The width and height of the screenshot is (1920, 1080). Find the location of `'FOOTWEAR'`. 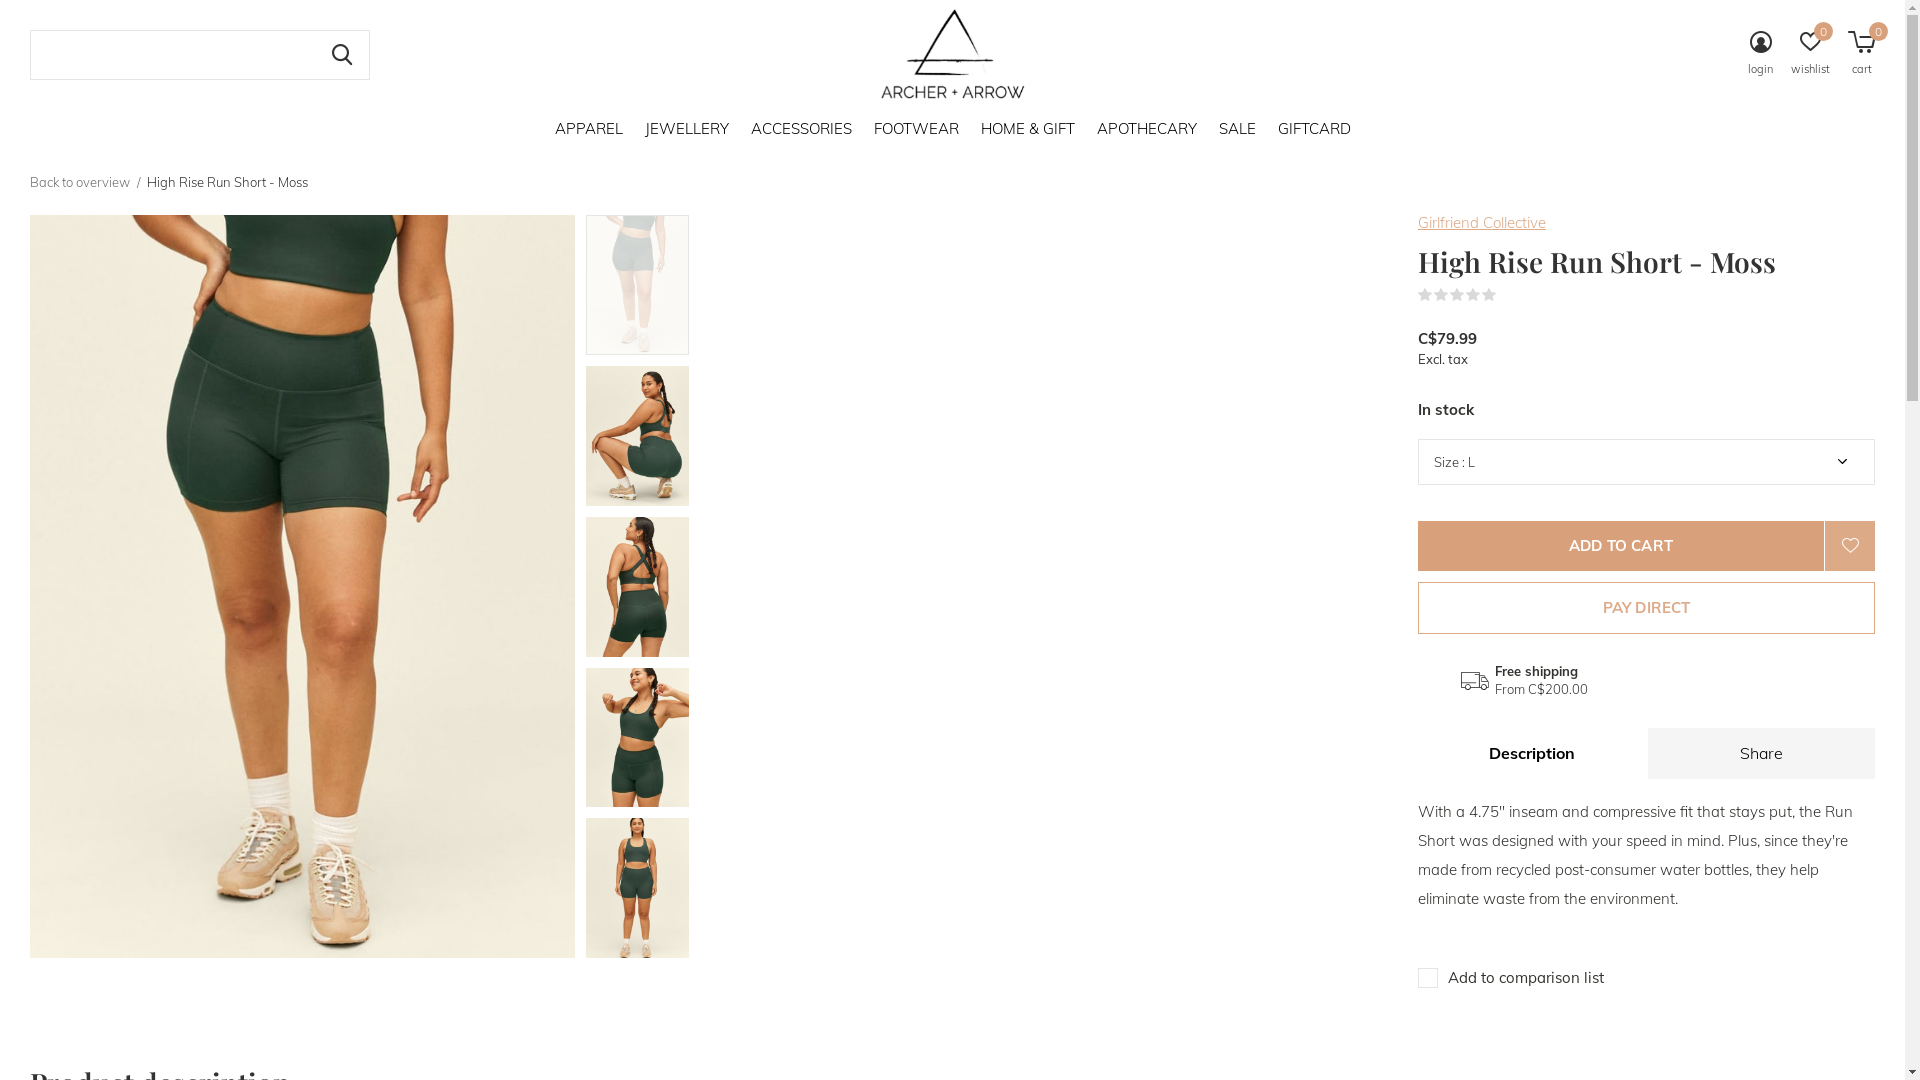

'FOOTWEAR' is located at coordinates (915, 127).